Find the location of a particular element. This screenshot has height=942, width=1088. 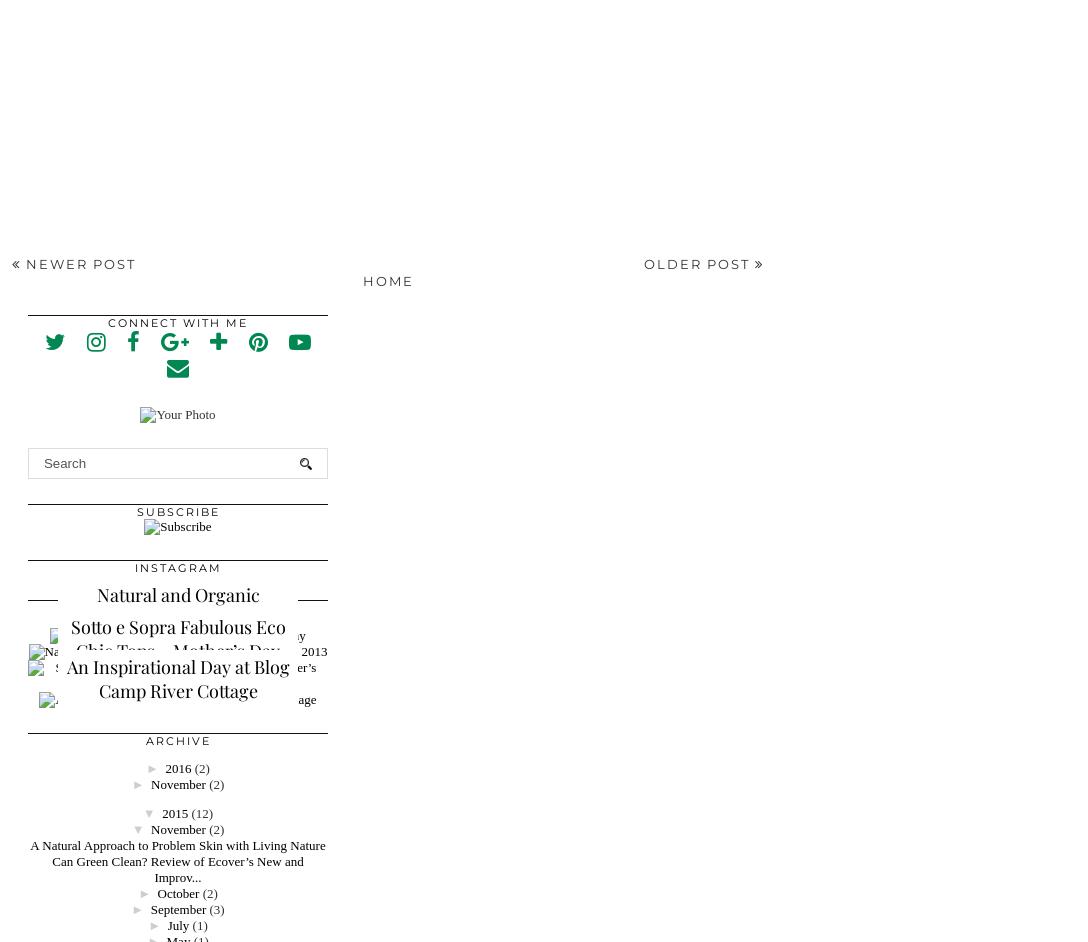

'Can Green Clean? Review of Ecover’s New and Improv...' is located at coordinates (176, 868).